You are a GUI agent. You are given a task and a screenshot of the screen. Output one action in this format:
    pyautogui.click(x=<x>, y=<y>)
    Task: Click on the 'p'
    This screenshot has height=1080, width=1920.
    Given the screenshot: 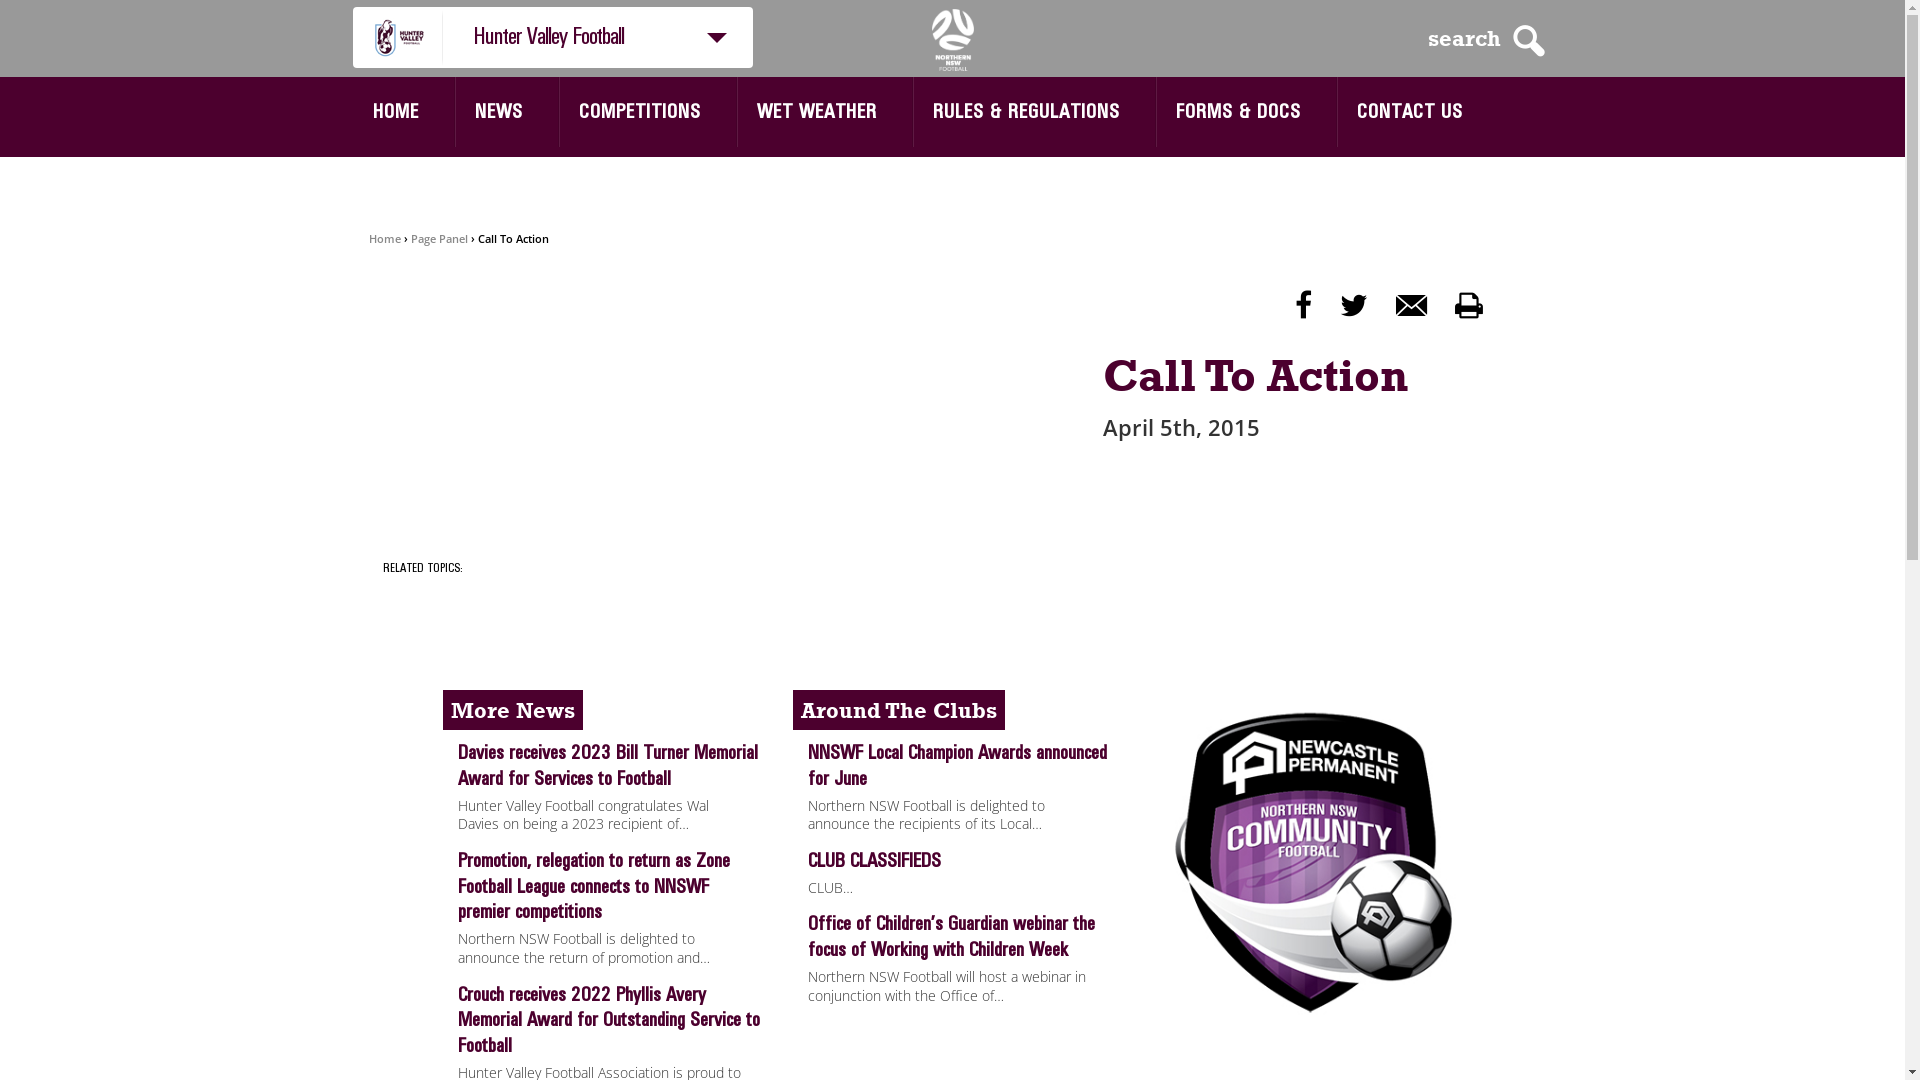 What is the action you would take?
    pyautogui.click(x=1468, y=305)
    